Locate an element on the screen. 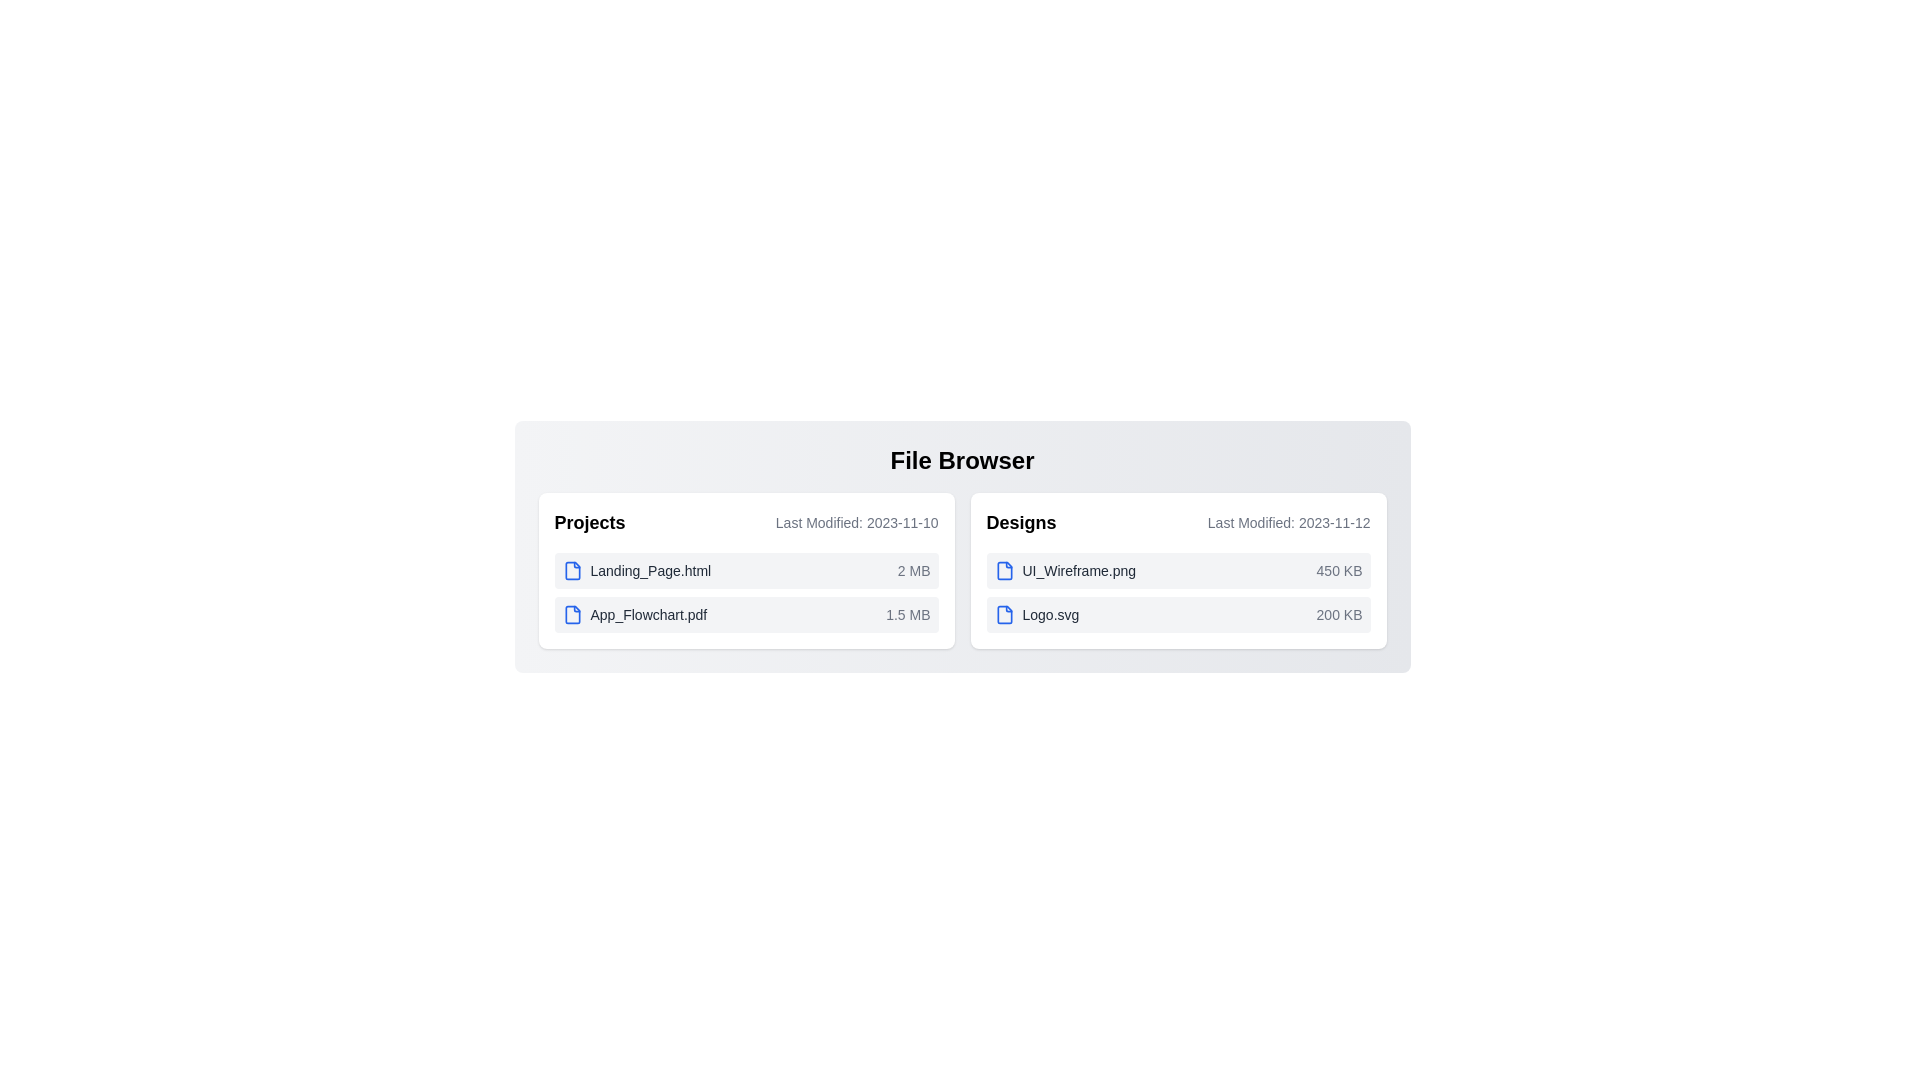  the file named Landing_Page.html to select it is located at coordinates (635, 570).